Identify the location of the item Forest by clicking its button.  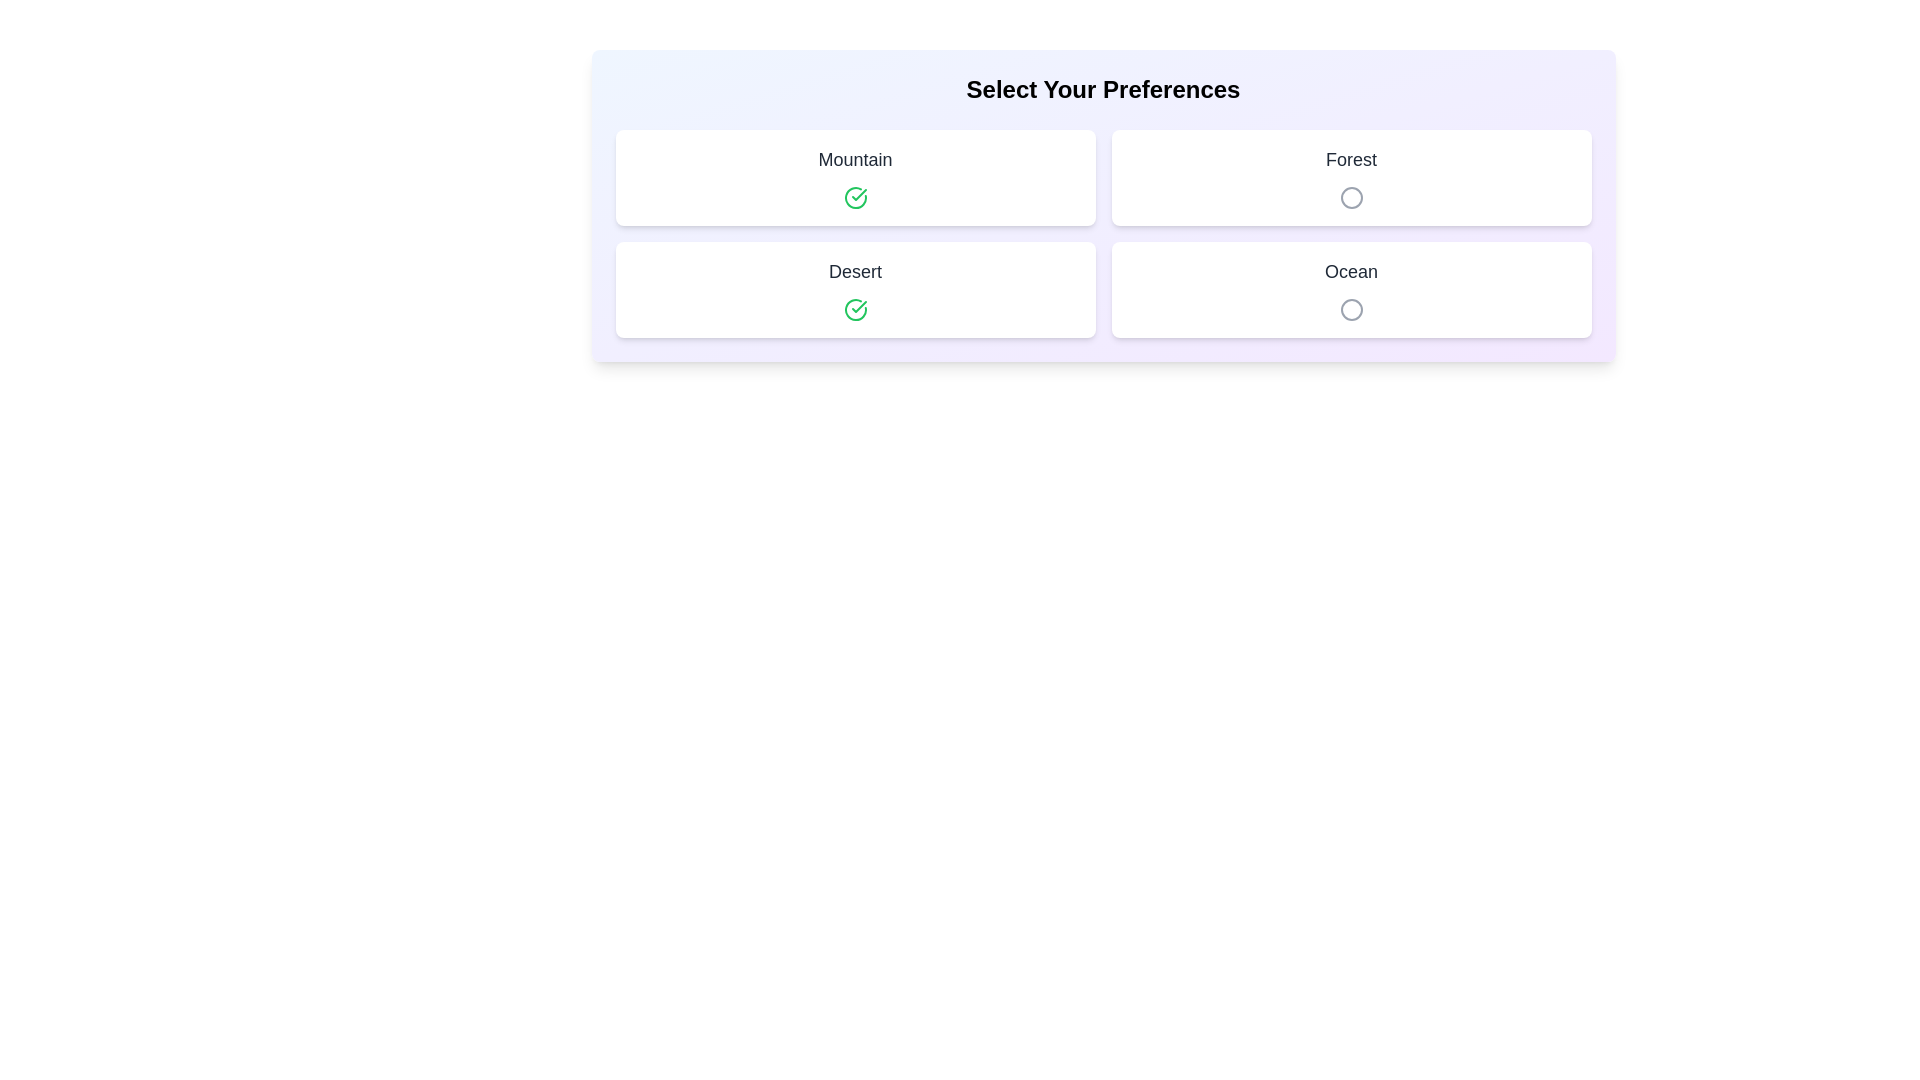
(1351, 197).